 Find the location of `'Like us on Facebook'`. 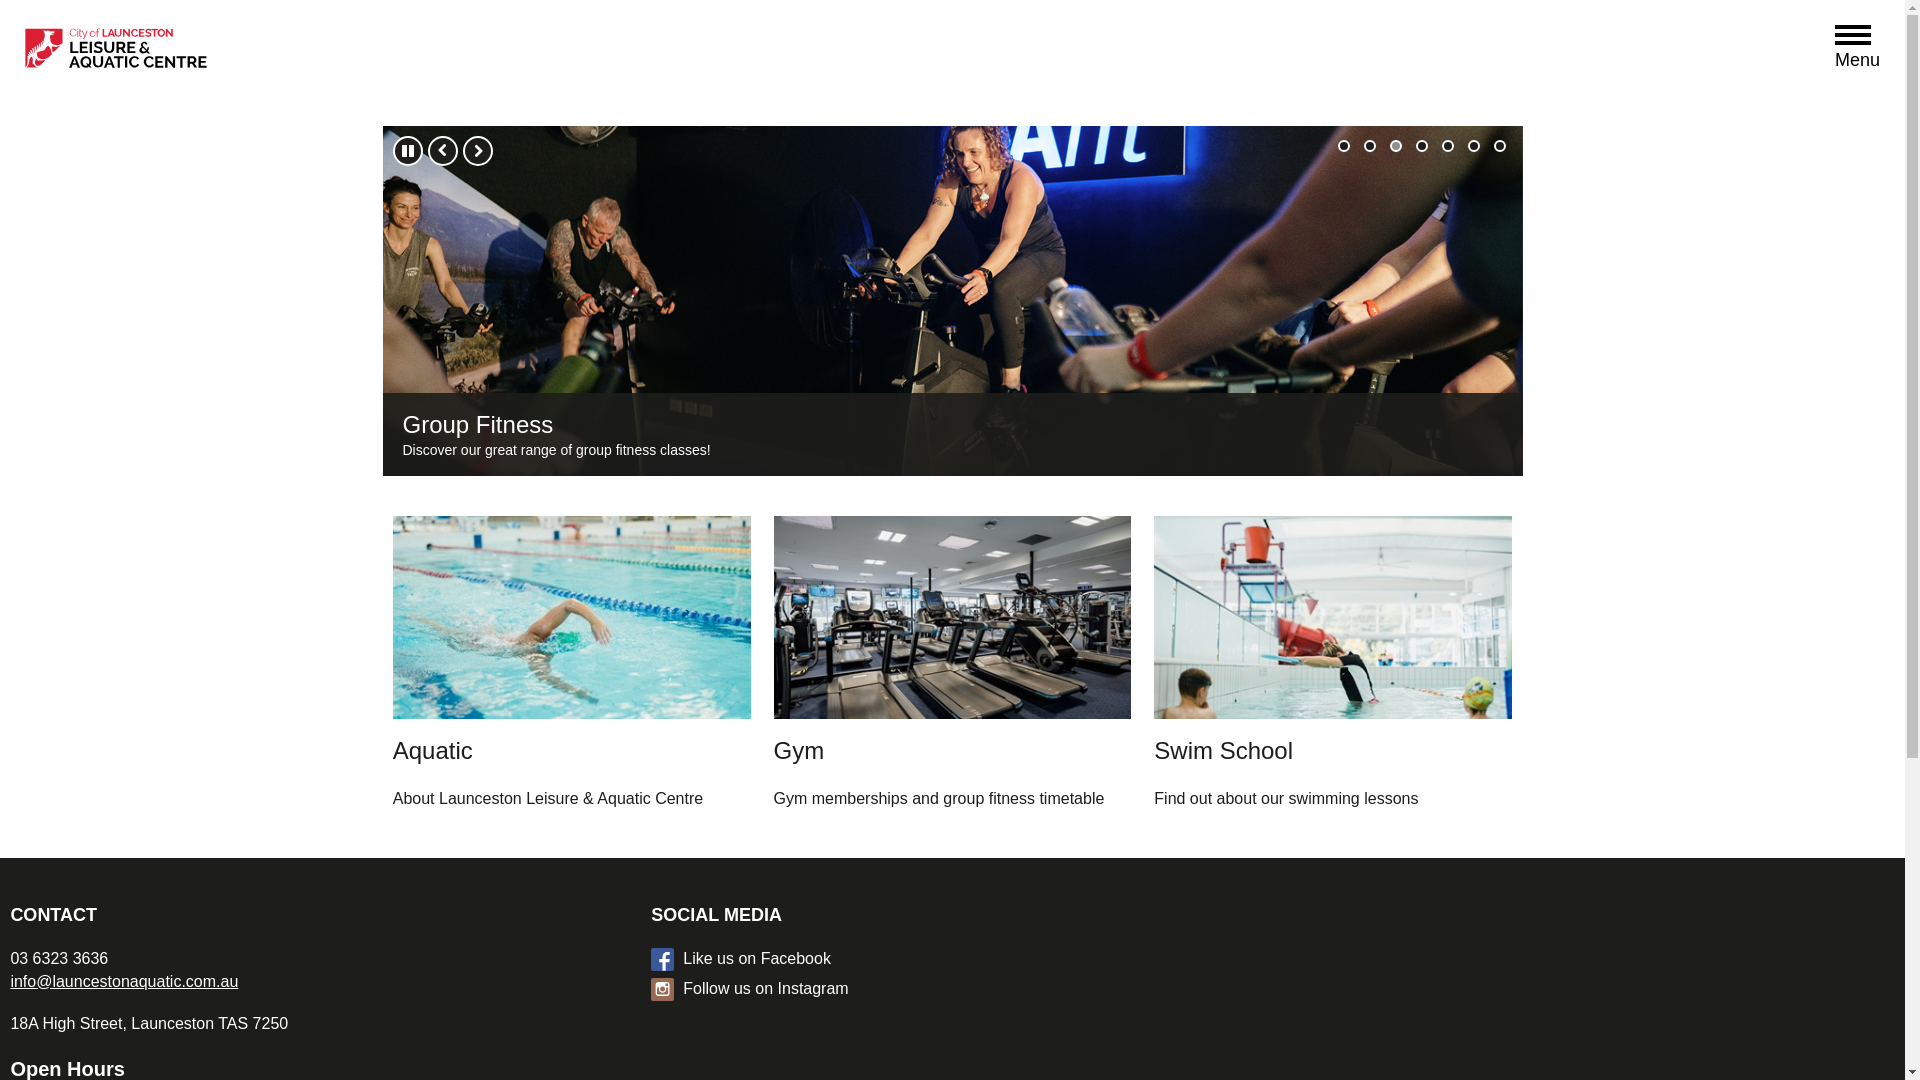

'Like us on Facebook' is located at coordinates (682, 958).